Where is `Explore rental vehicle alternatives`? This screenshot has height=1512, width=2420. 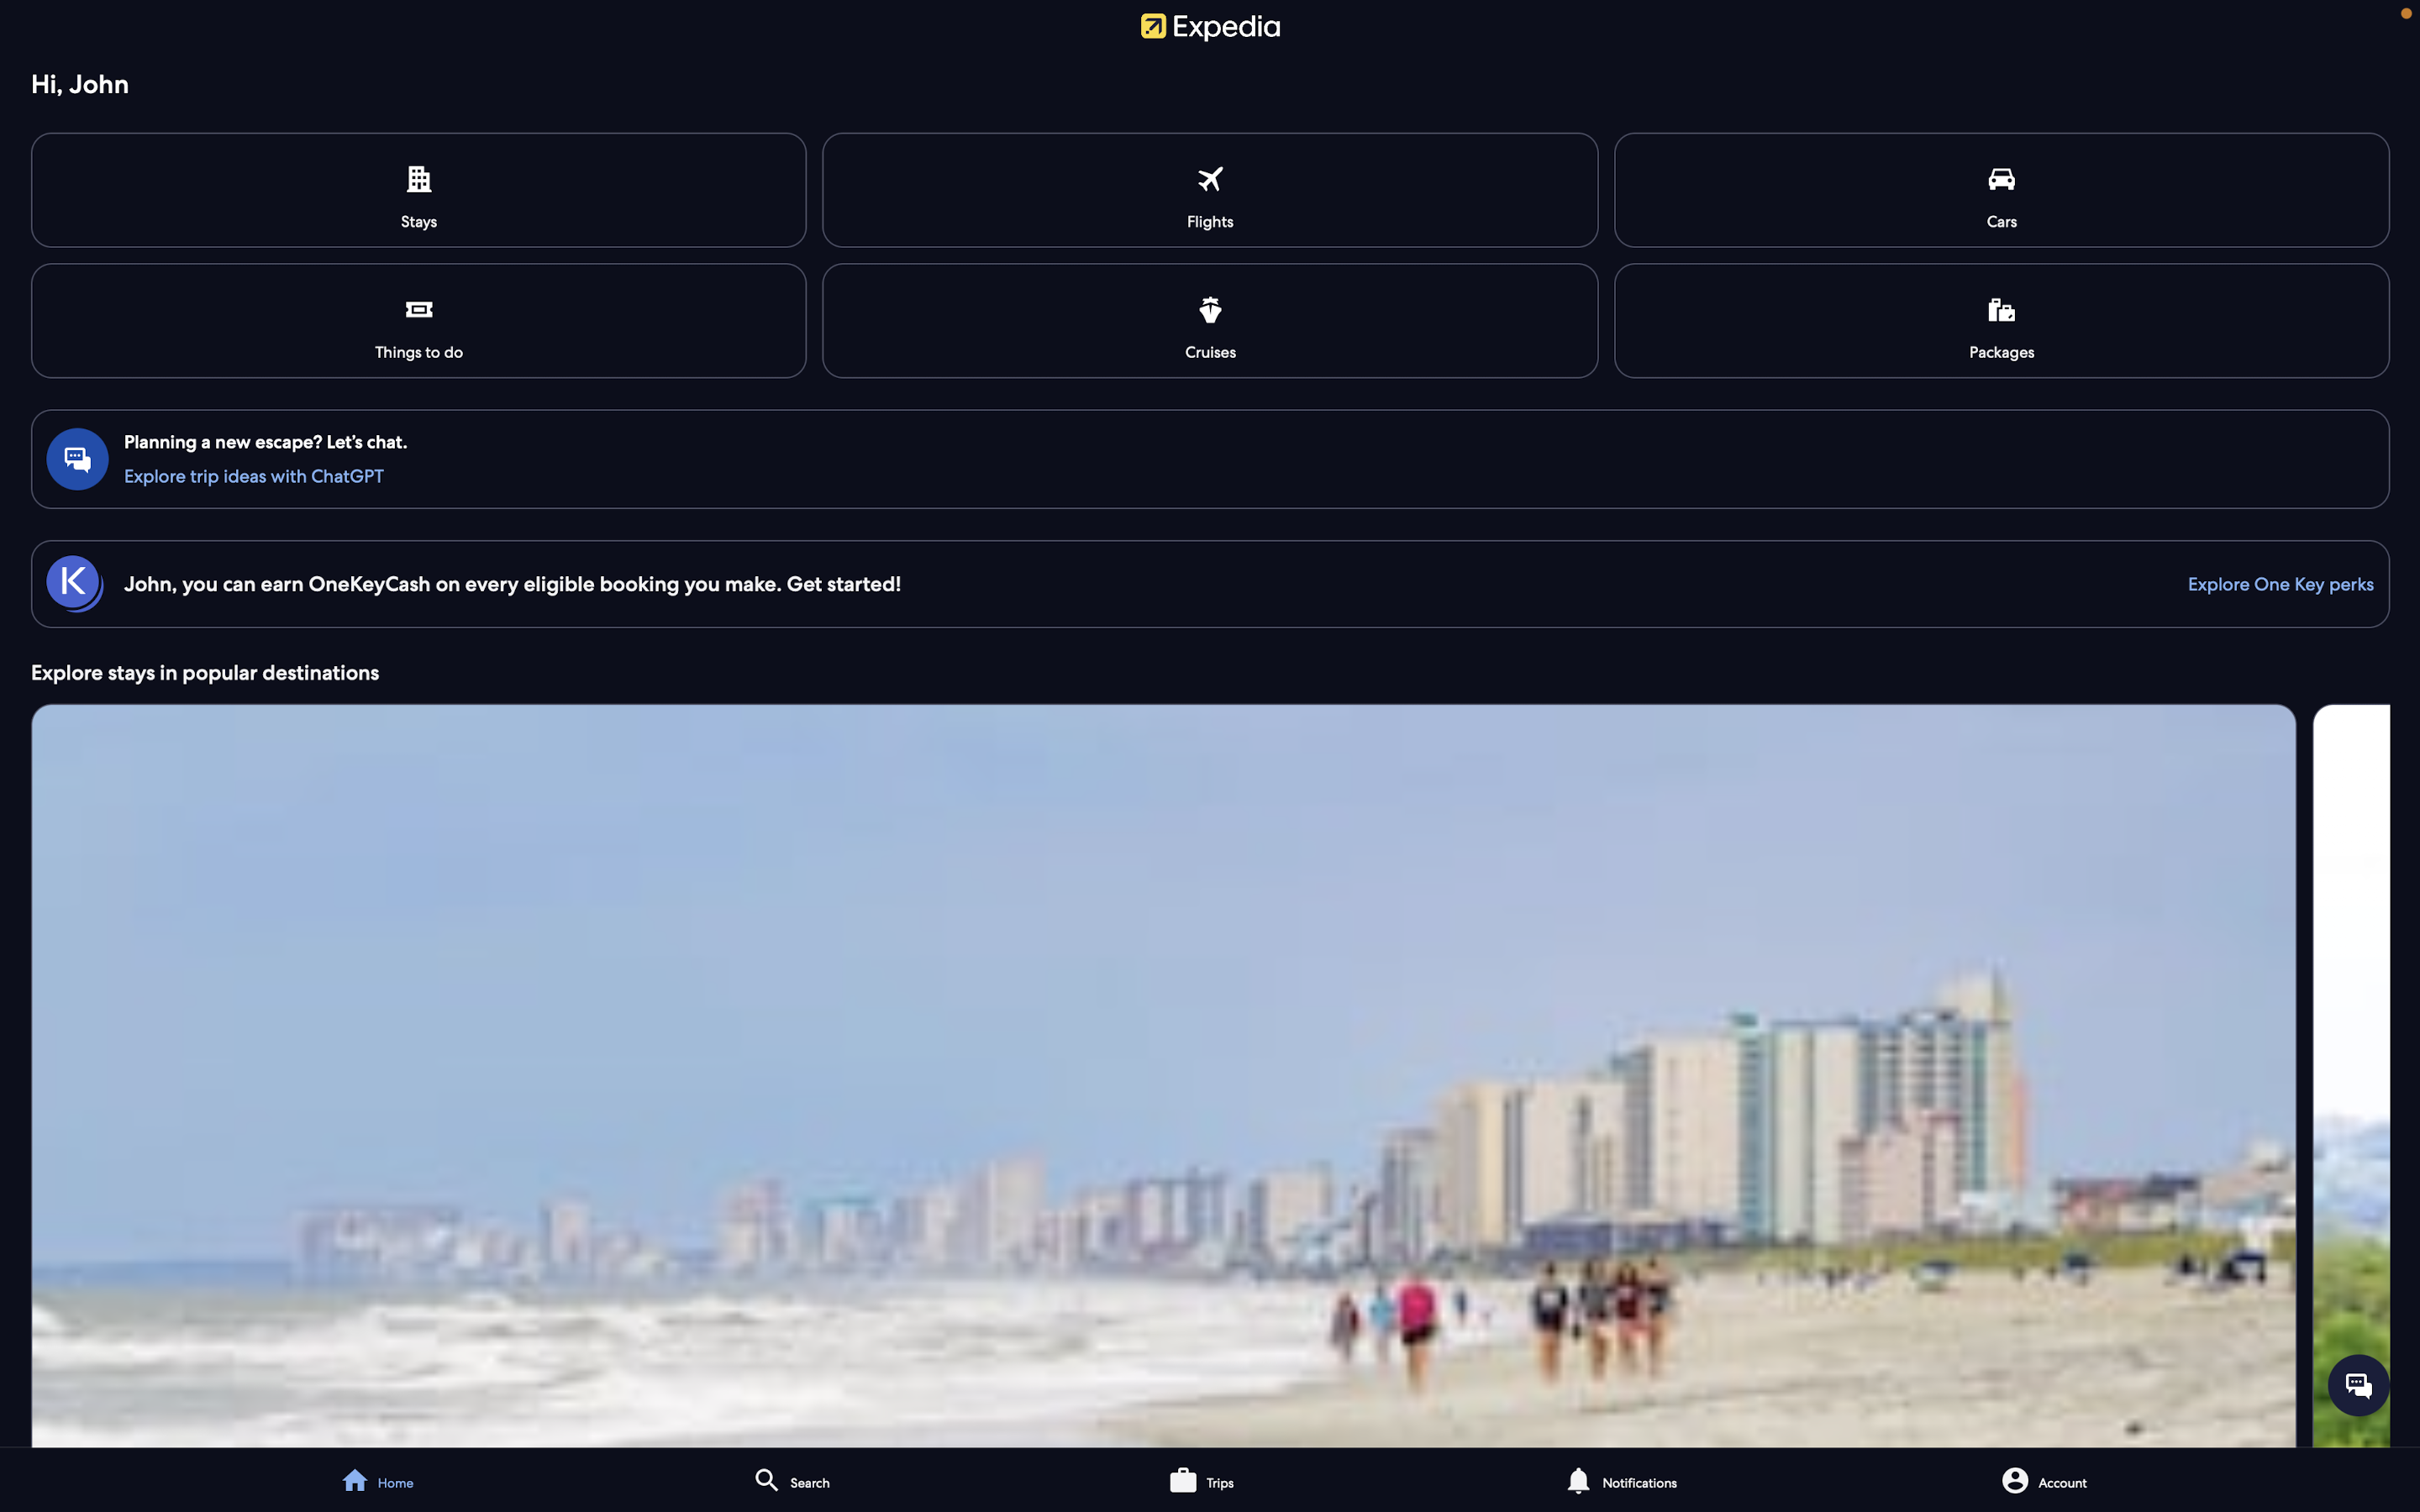
Explore rental vehicle alternatives is located at coordinates (2002, 190).